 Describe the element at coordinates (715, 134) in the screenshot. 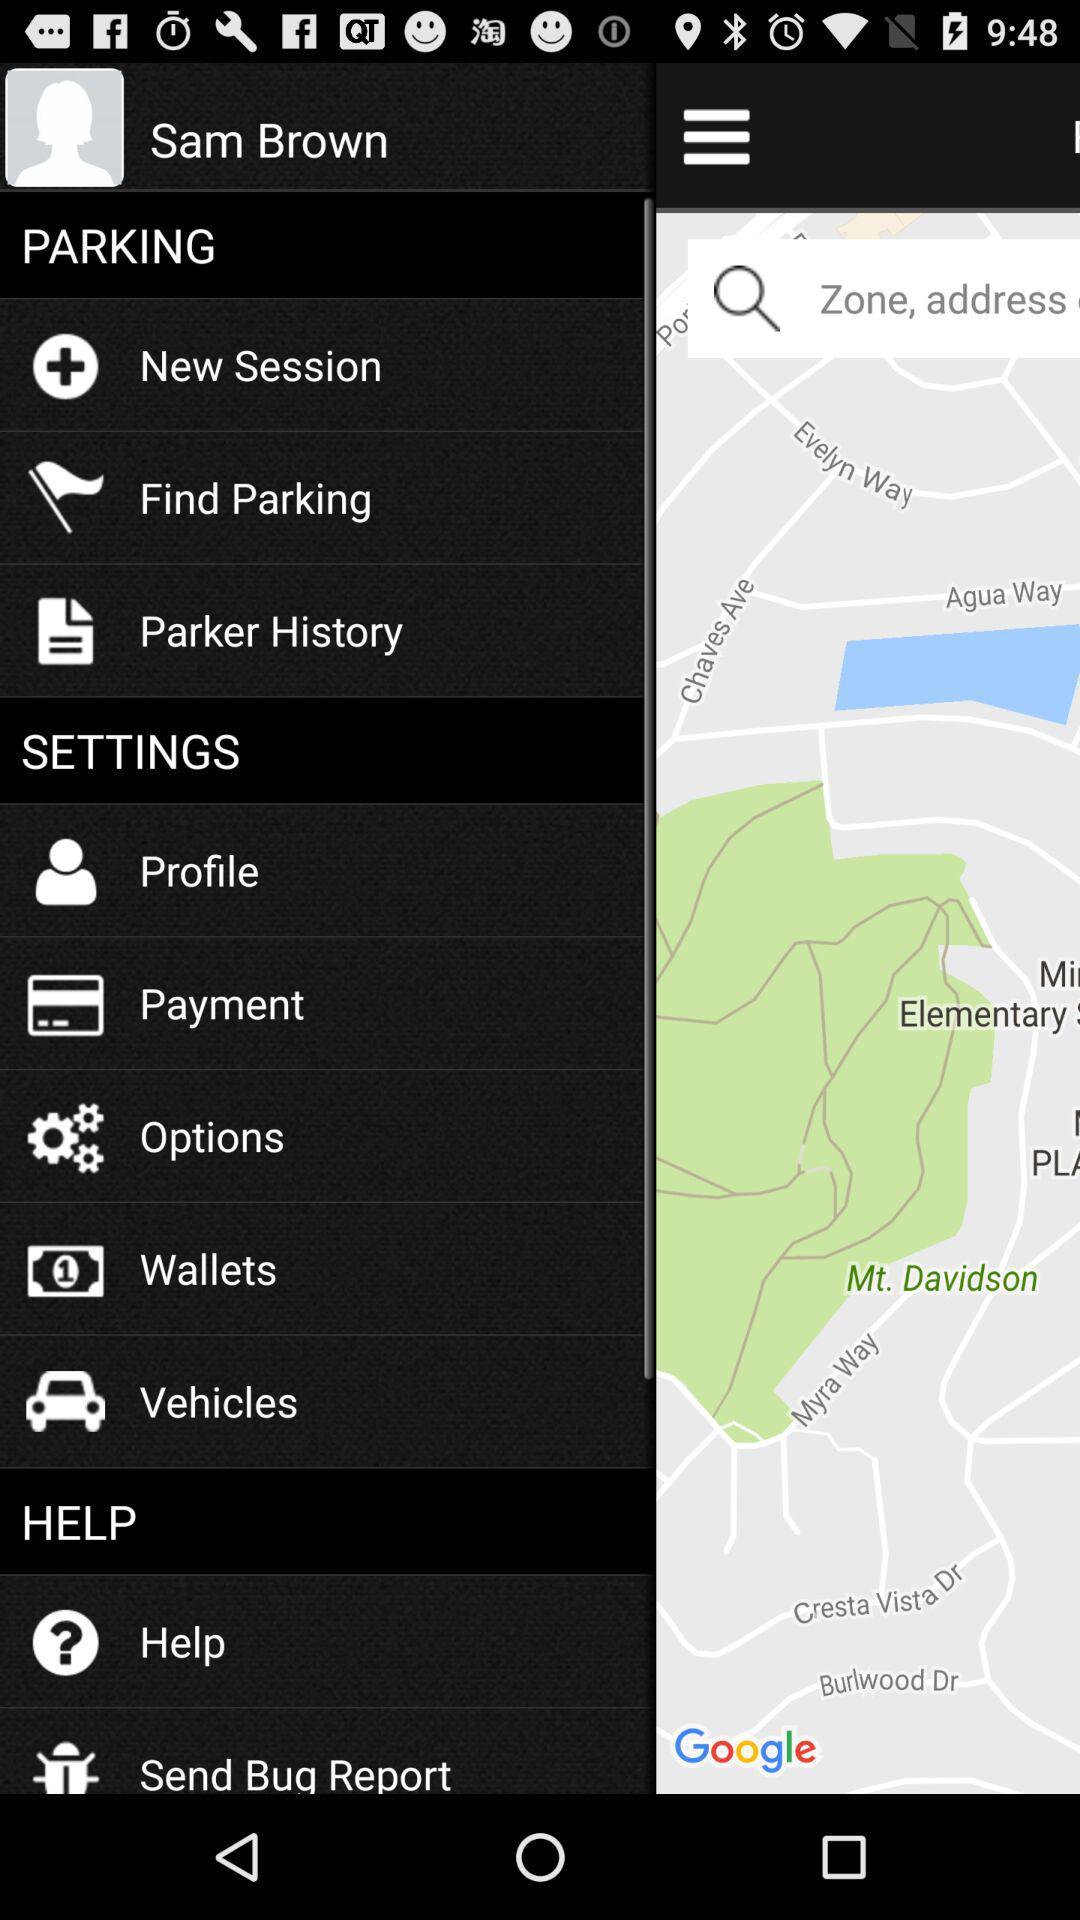

I see `menu bar icon` at that location.